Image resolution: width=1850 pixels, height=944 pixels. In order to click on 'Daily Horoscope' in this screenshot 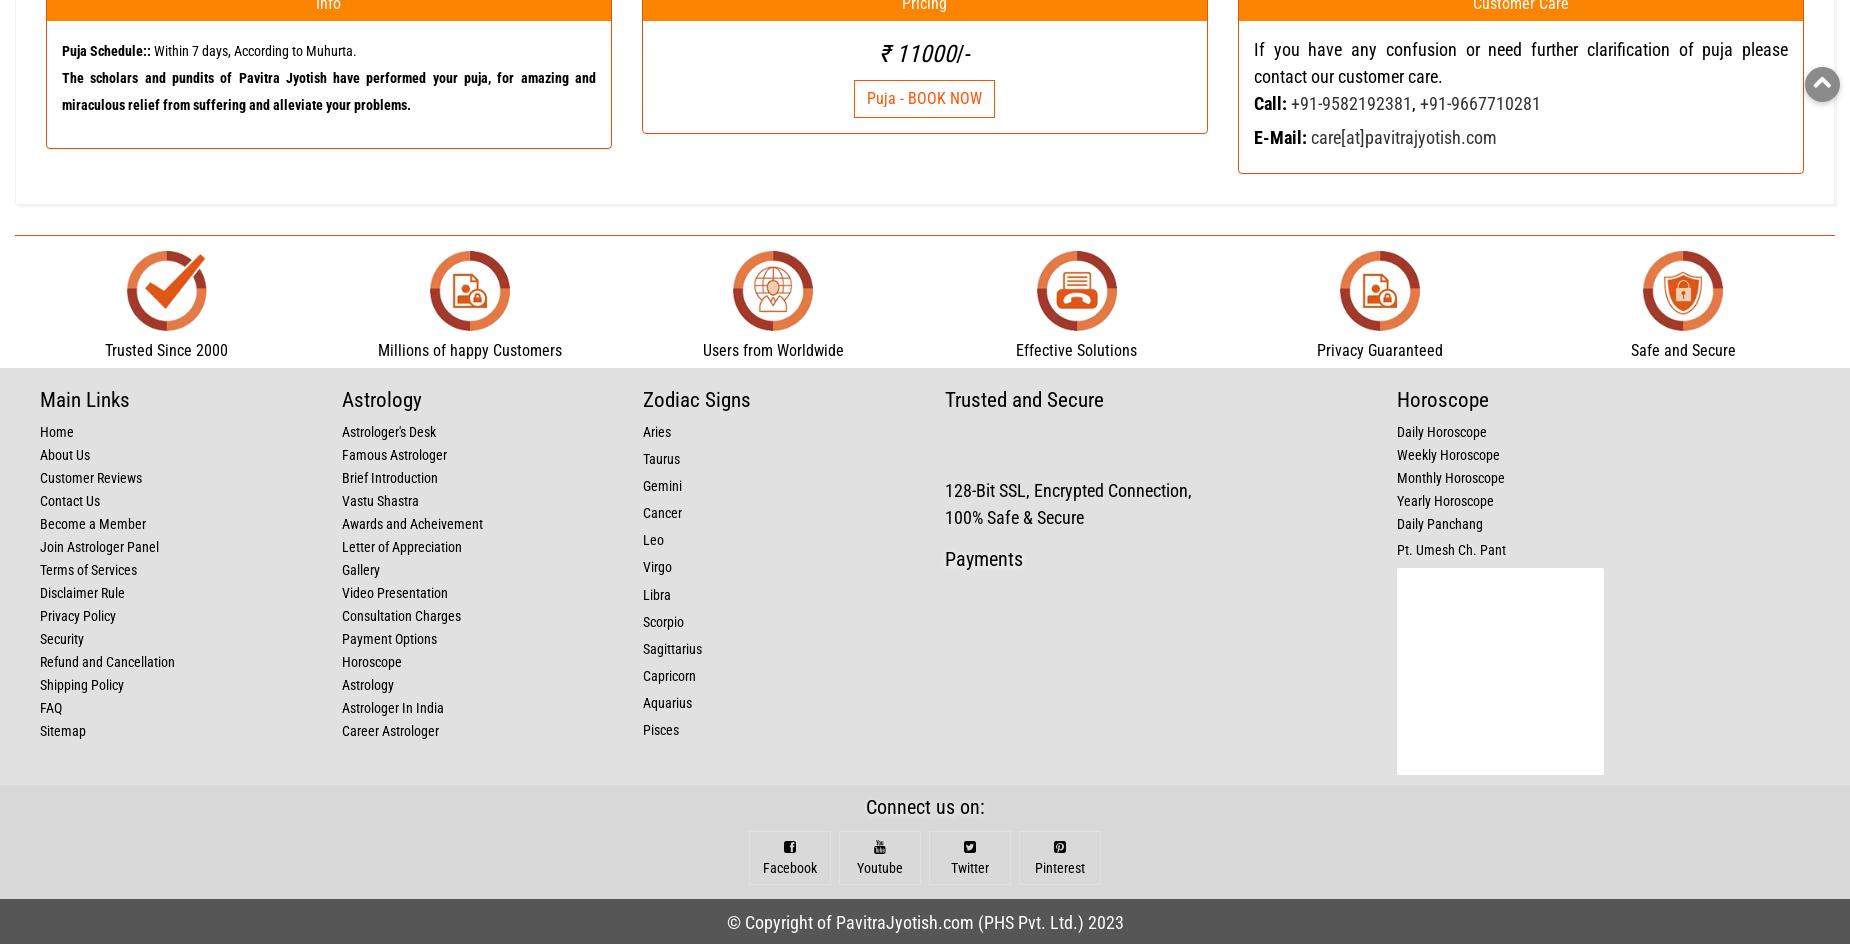, I will do `click(1442, 430)`.